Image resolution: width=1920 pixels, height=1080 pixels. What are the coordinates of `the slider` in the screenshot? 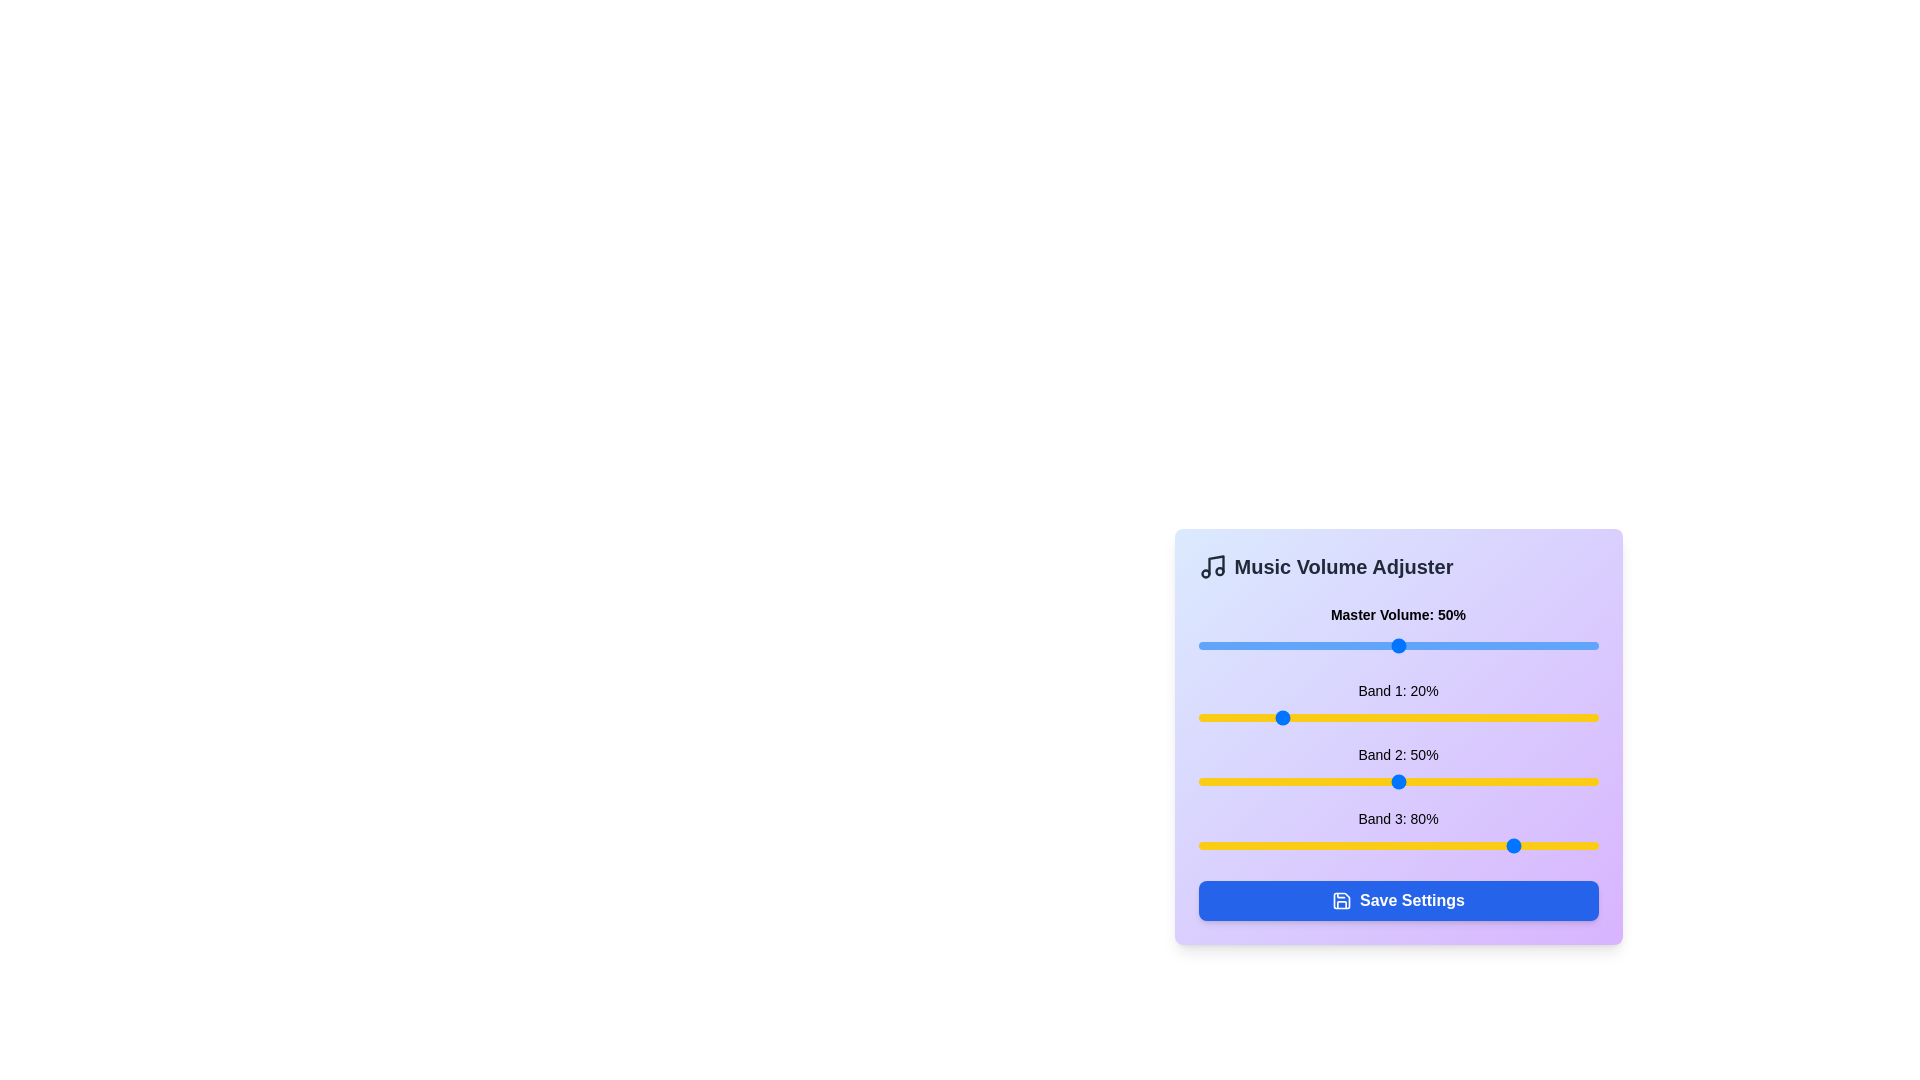 It's located at (1350, 645).